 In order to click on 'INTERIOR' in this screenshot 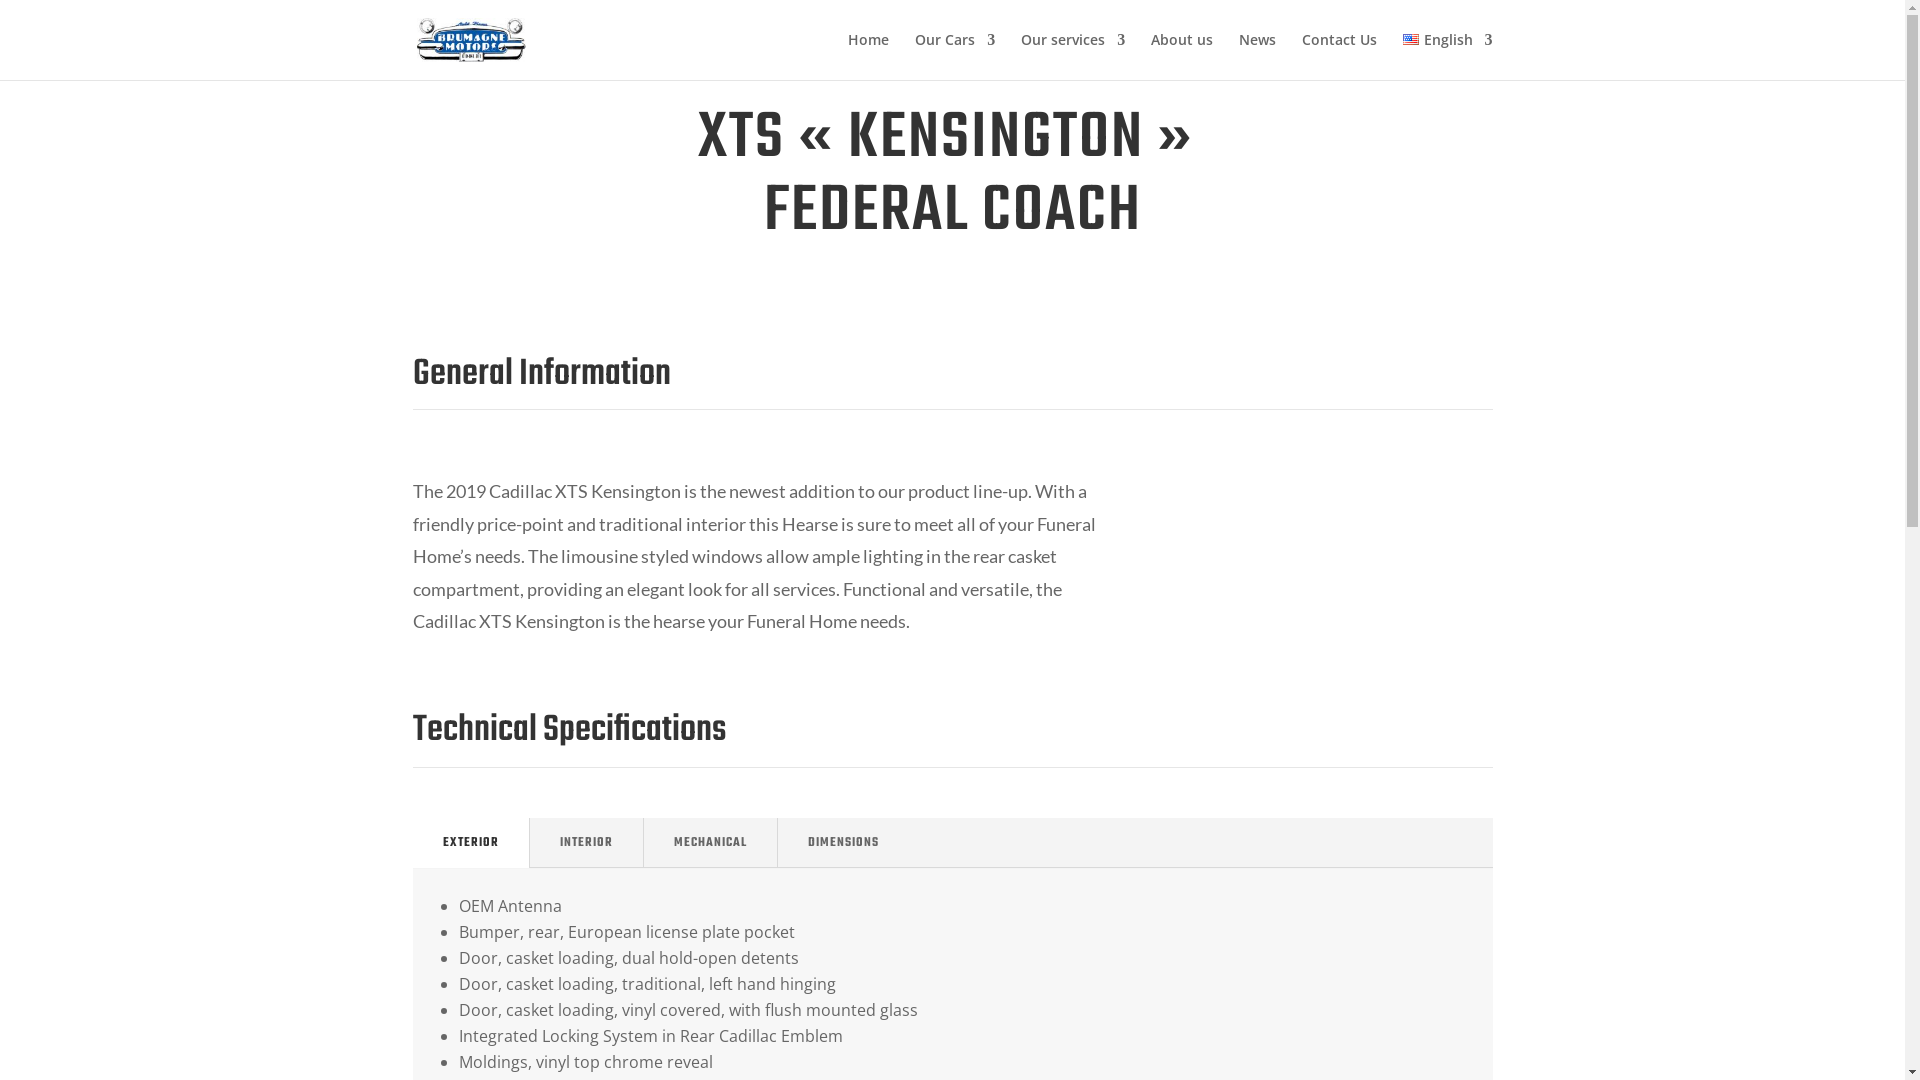, I will do `click(529, 843)`.